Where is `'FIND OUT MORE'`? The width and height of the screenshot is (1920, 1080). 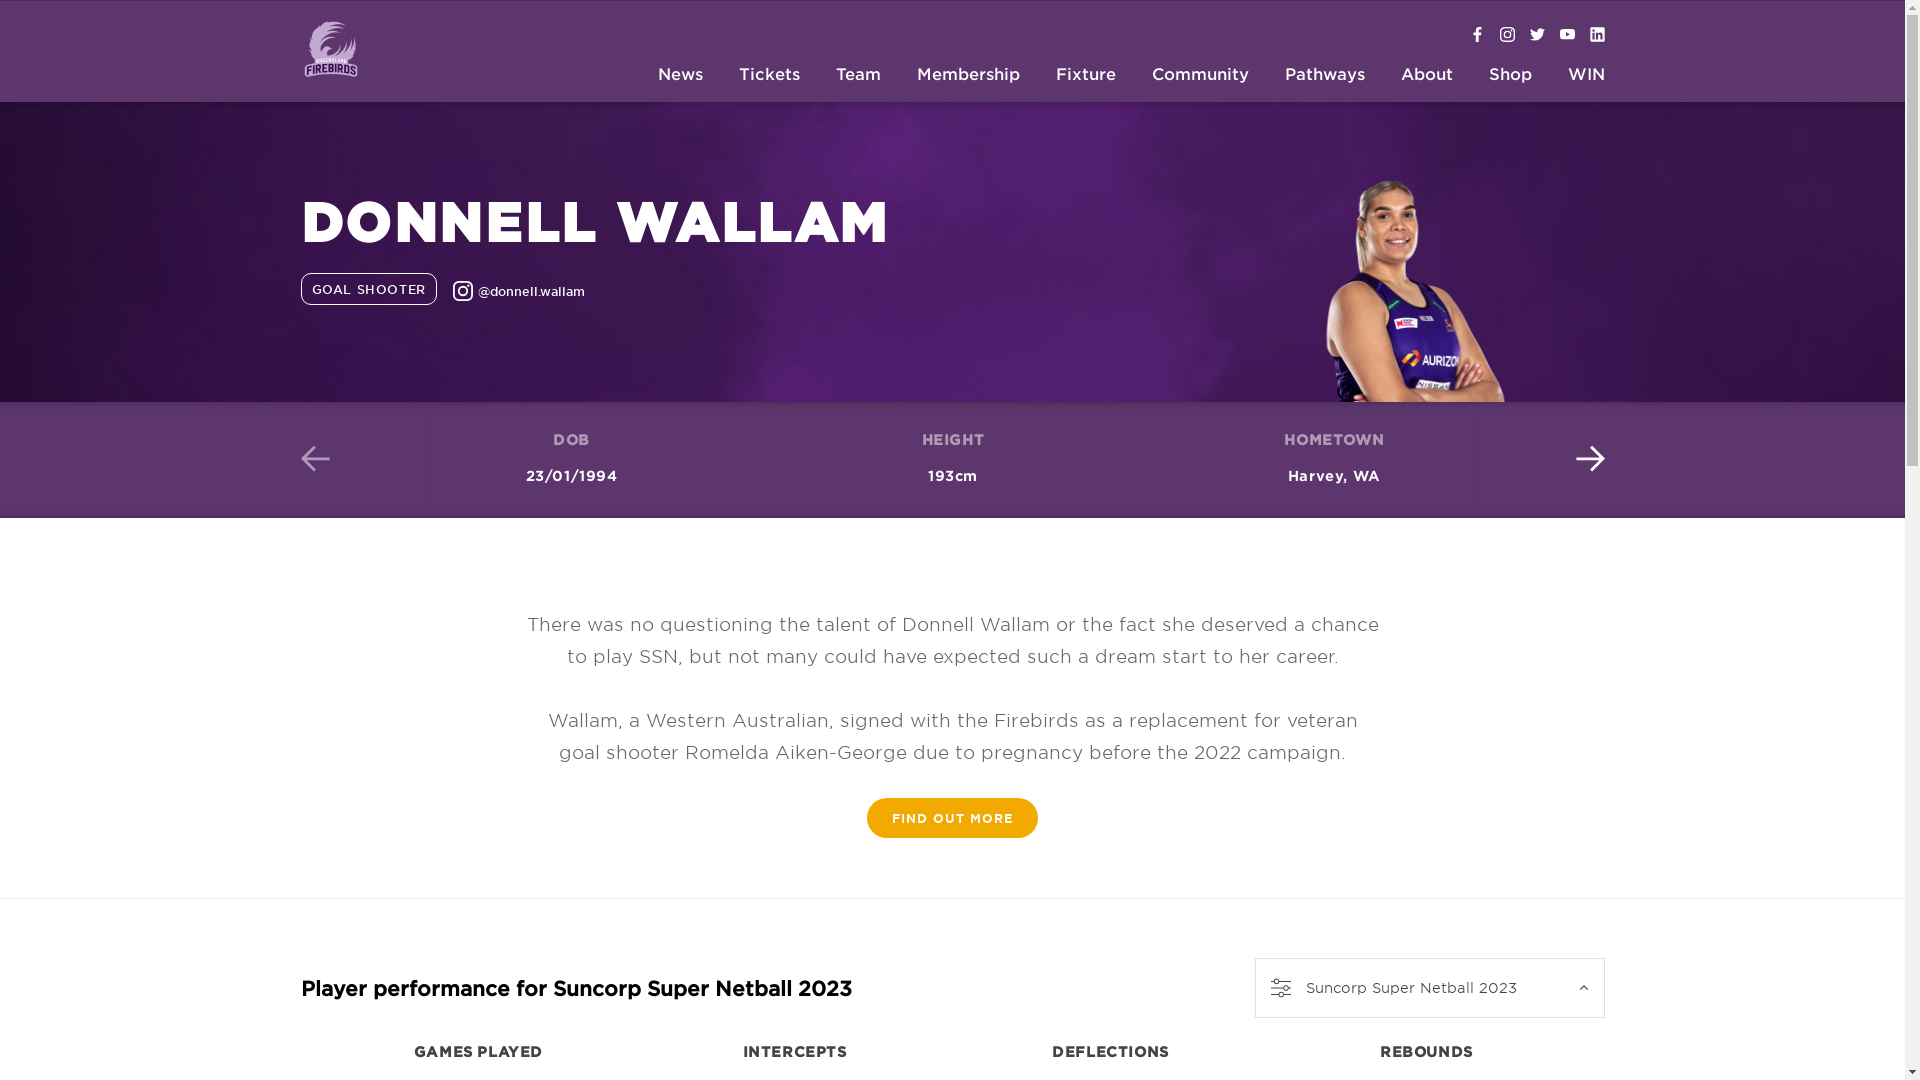
'FIND OUT MORE' is located at coordinates (951, 817).